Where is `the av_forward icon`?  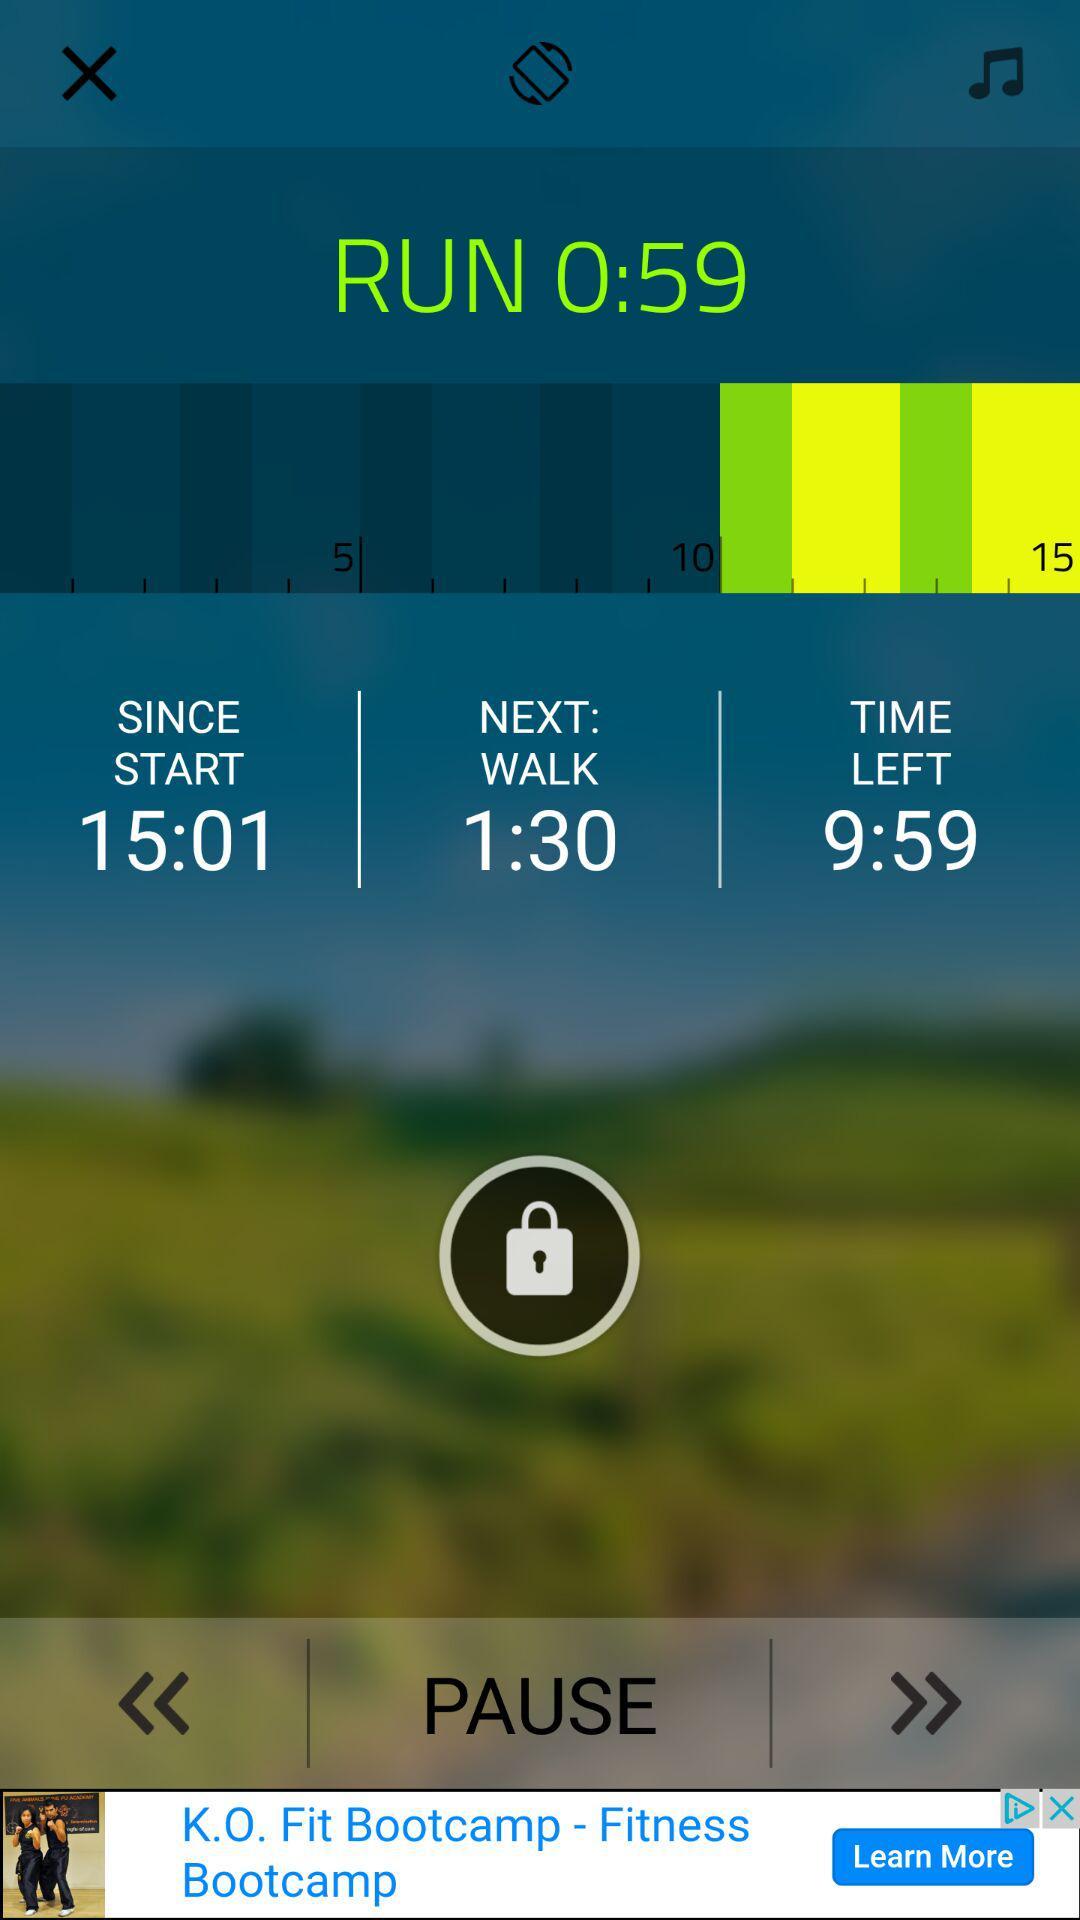 the av_forward icon is located at coordinates (926, 1702).